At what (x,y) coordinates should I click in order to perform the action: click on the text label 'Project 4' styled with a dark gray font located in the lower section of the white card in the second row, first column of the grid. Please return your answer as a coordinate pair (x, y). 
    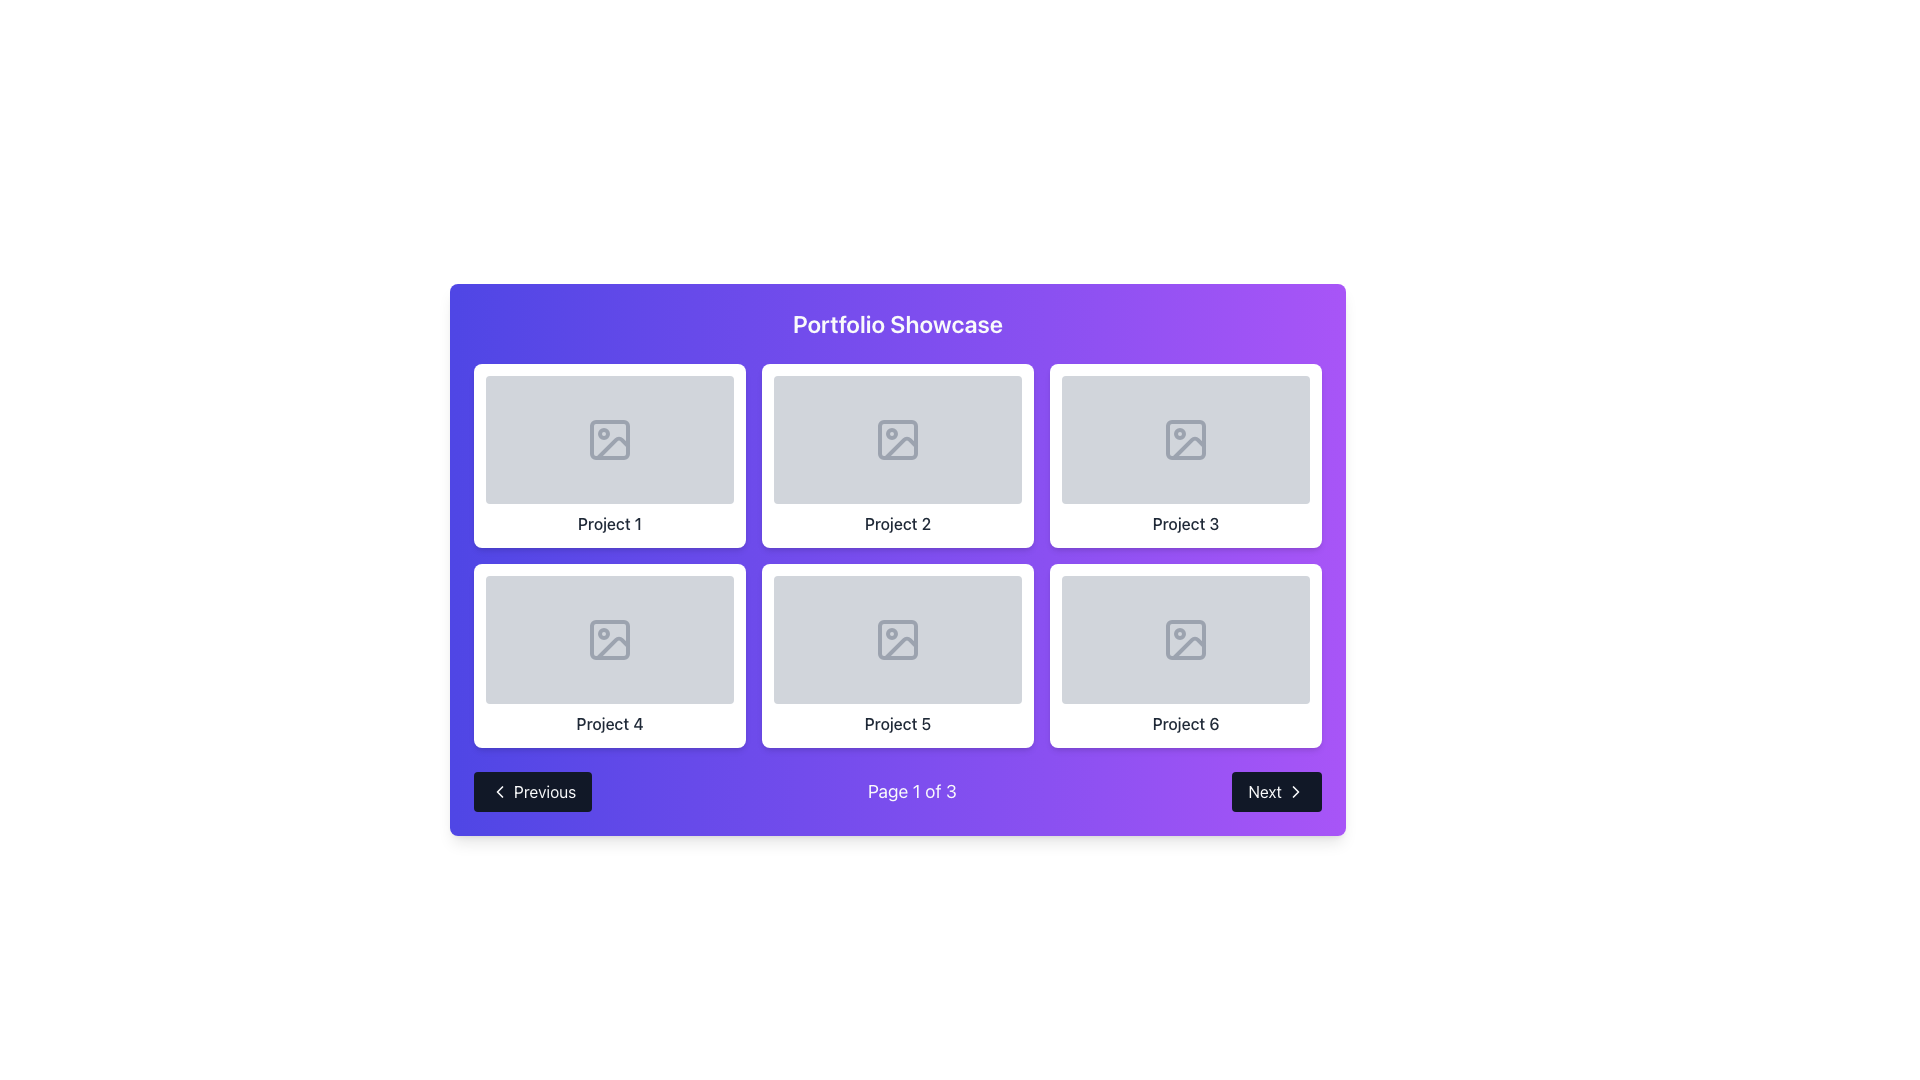
    Looking at the image, I should click on (608, 724).